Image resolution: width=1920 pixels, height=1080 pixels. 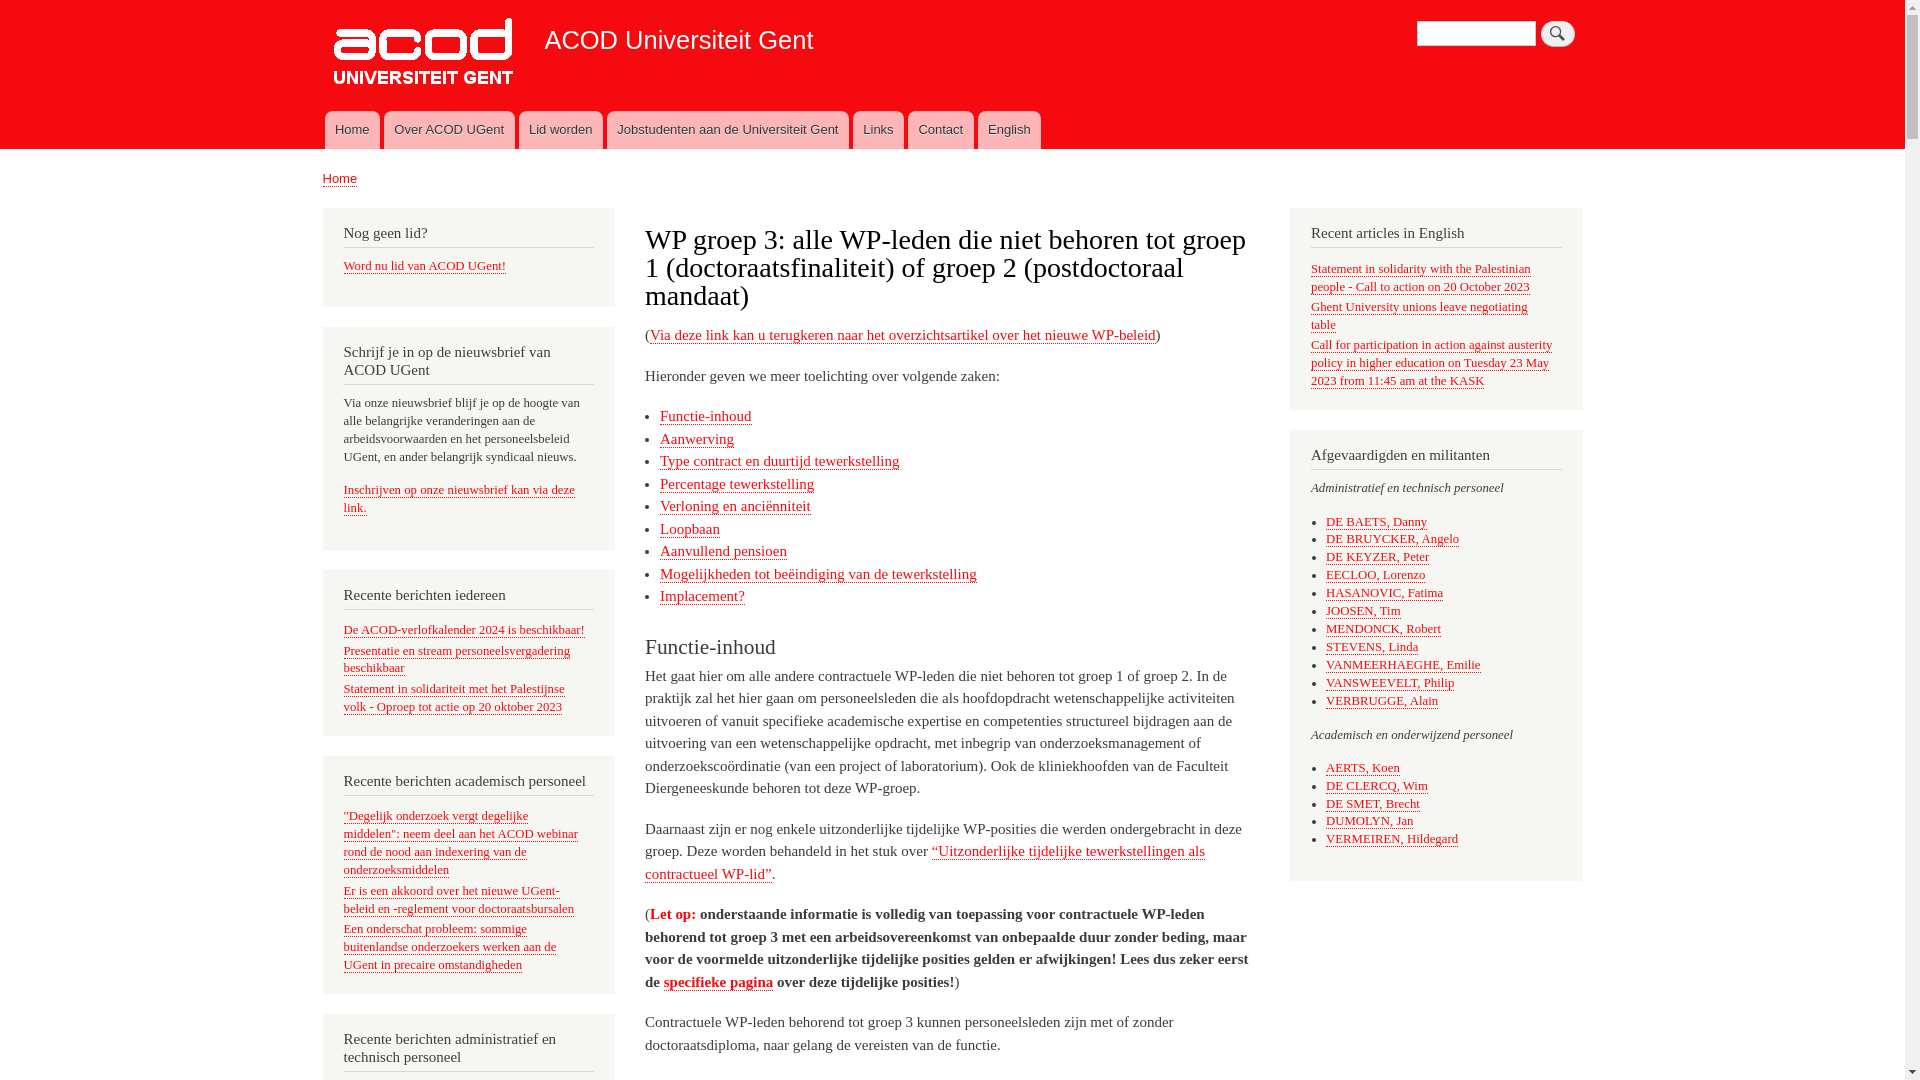 What do you see at coordinates (1375, 521) in the screenshot?
I see `'DE BAETS, Danny'` at bounding box center [1375, 521].